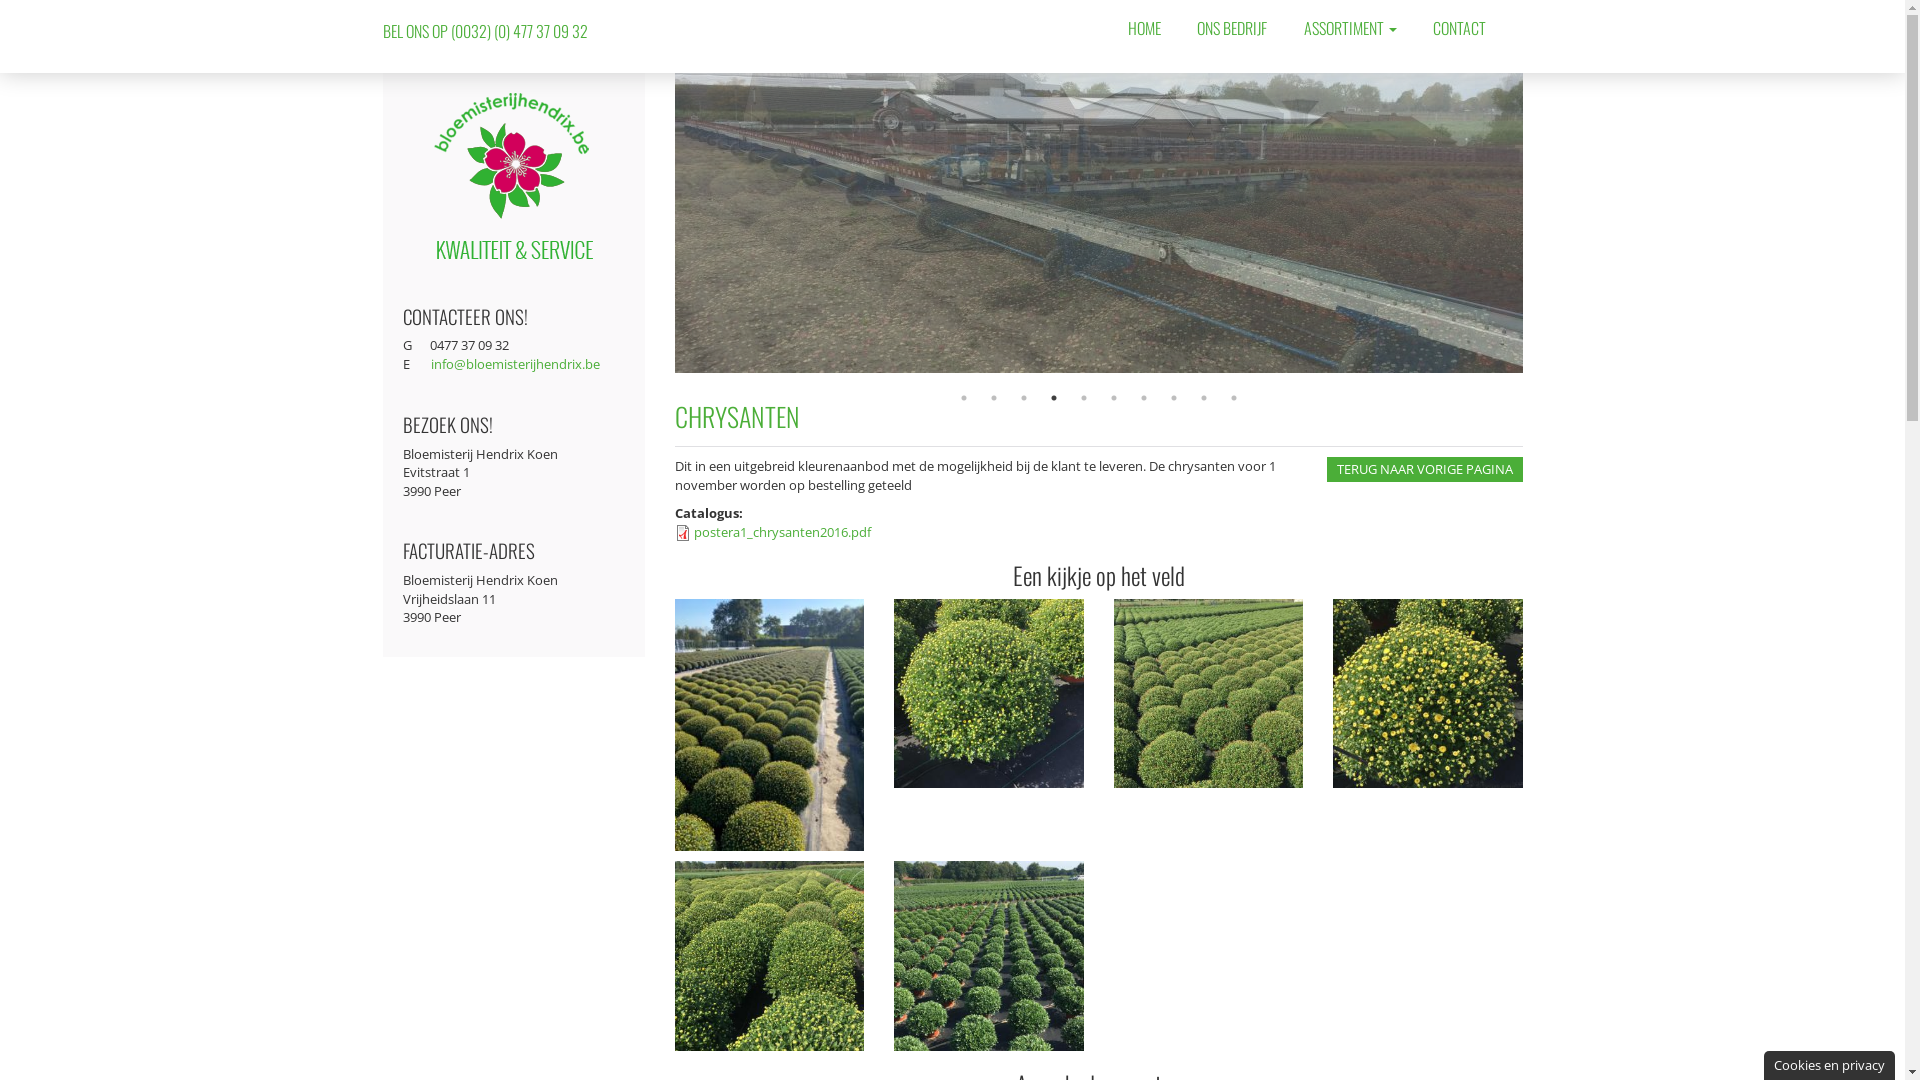 The width and height of the screenshot is (1920, 1080). Describe the element at coordinates (781, 531) in the screenshot. I see `'postera1_chrysanten2016.pdf'` at that location.